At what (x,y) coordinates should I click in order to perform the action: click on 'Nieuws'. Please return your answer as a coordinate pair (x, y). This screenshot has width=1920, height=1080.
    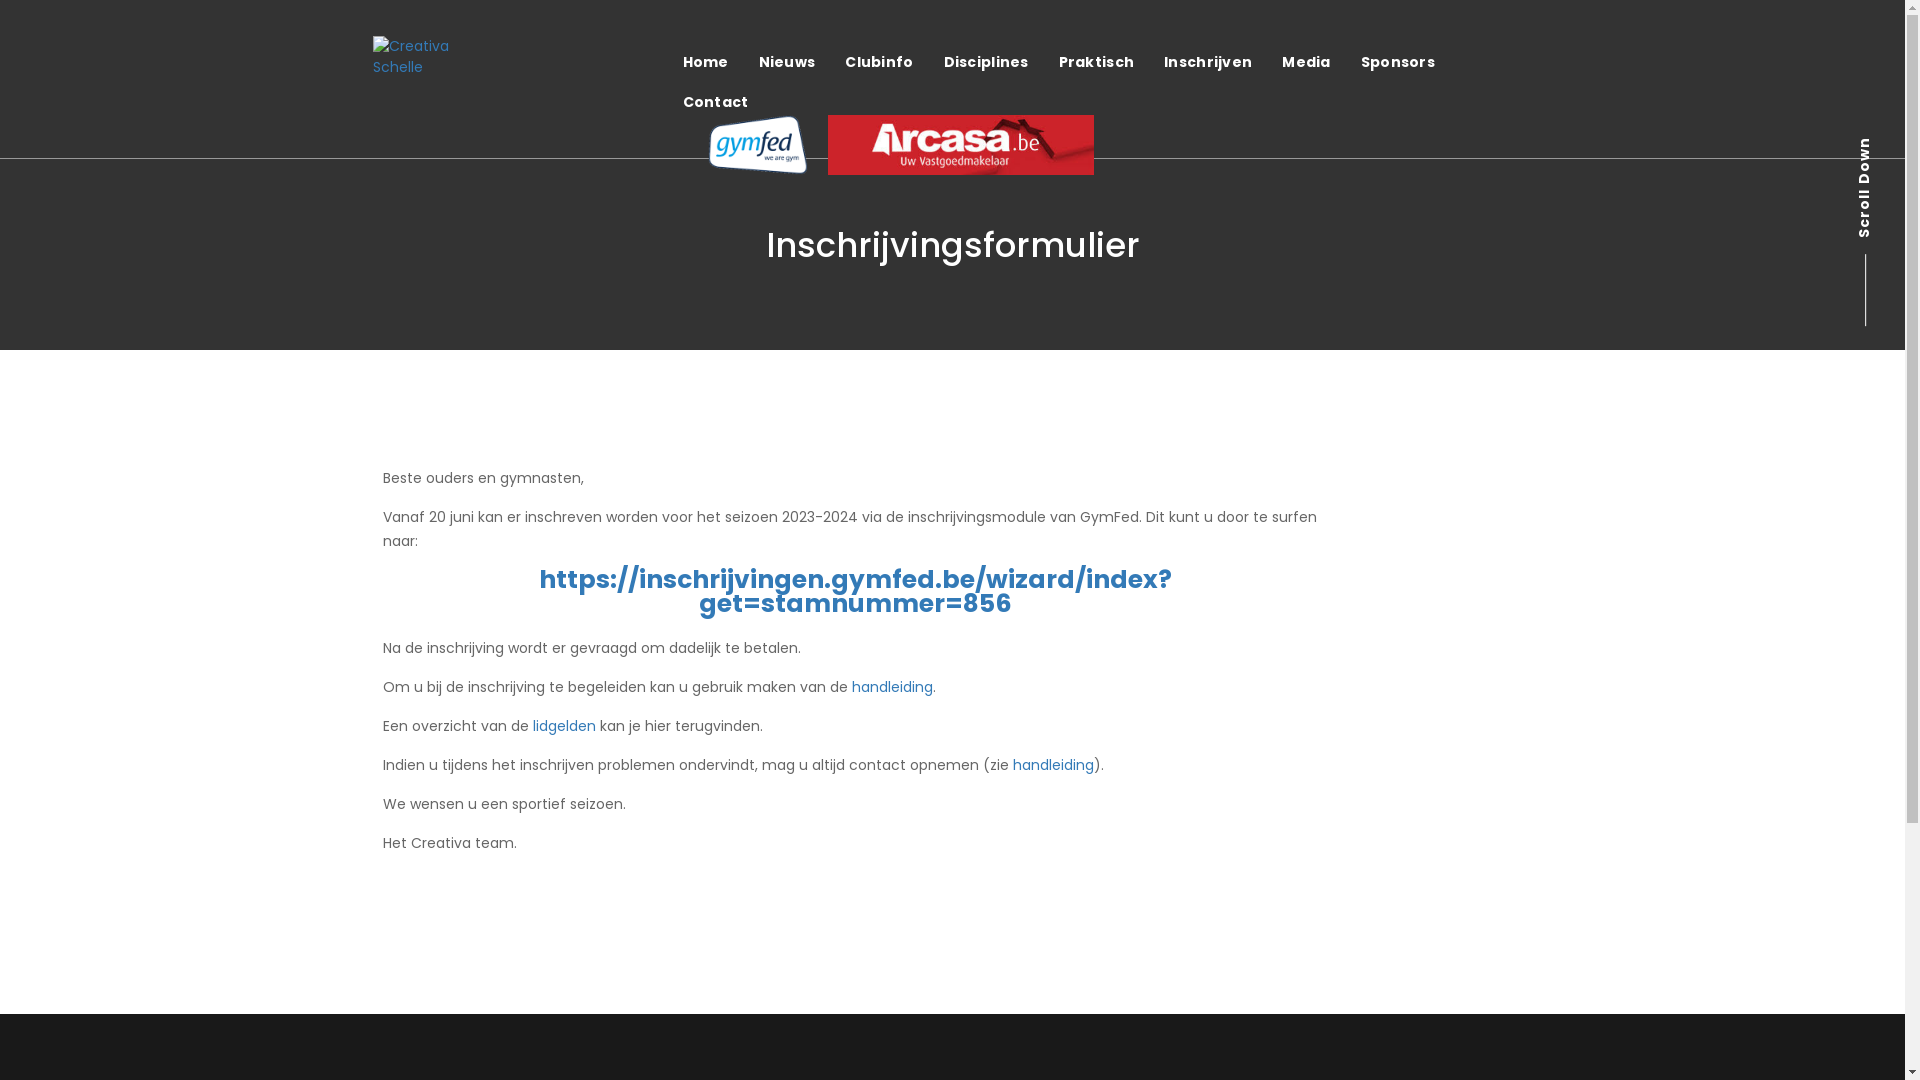
    Looking at the image, I should click on (786, 60).